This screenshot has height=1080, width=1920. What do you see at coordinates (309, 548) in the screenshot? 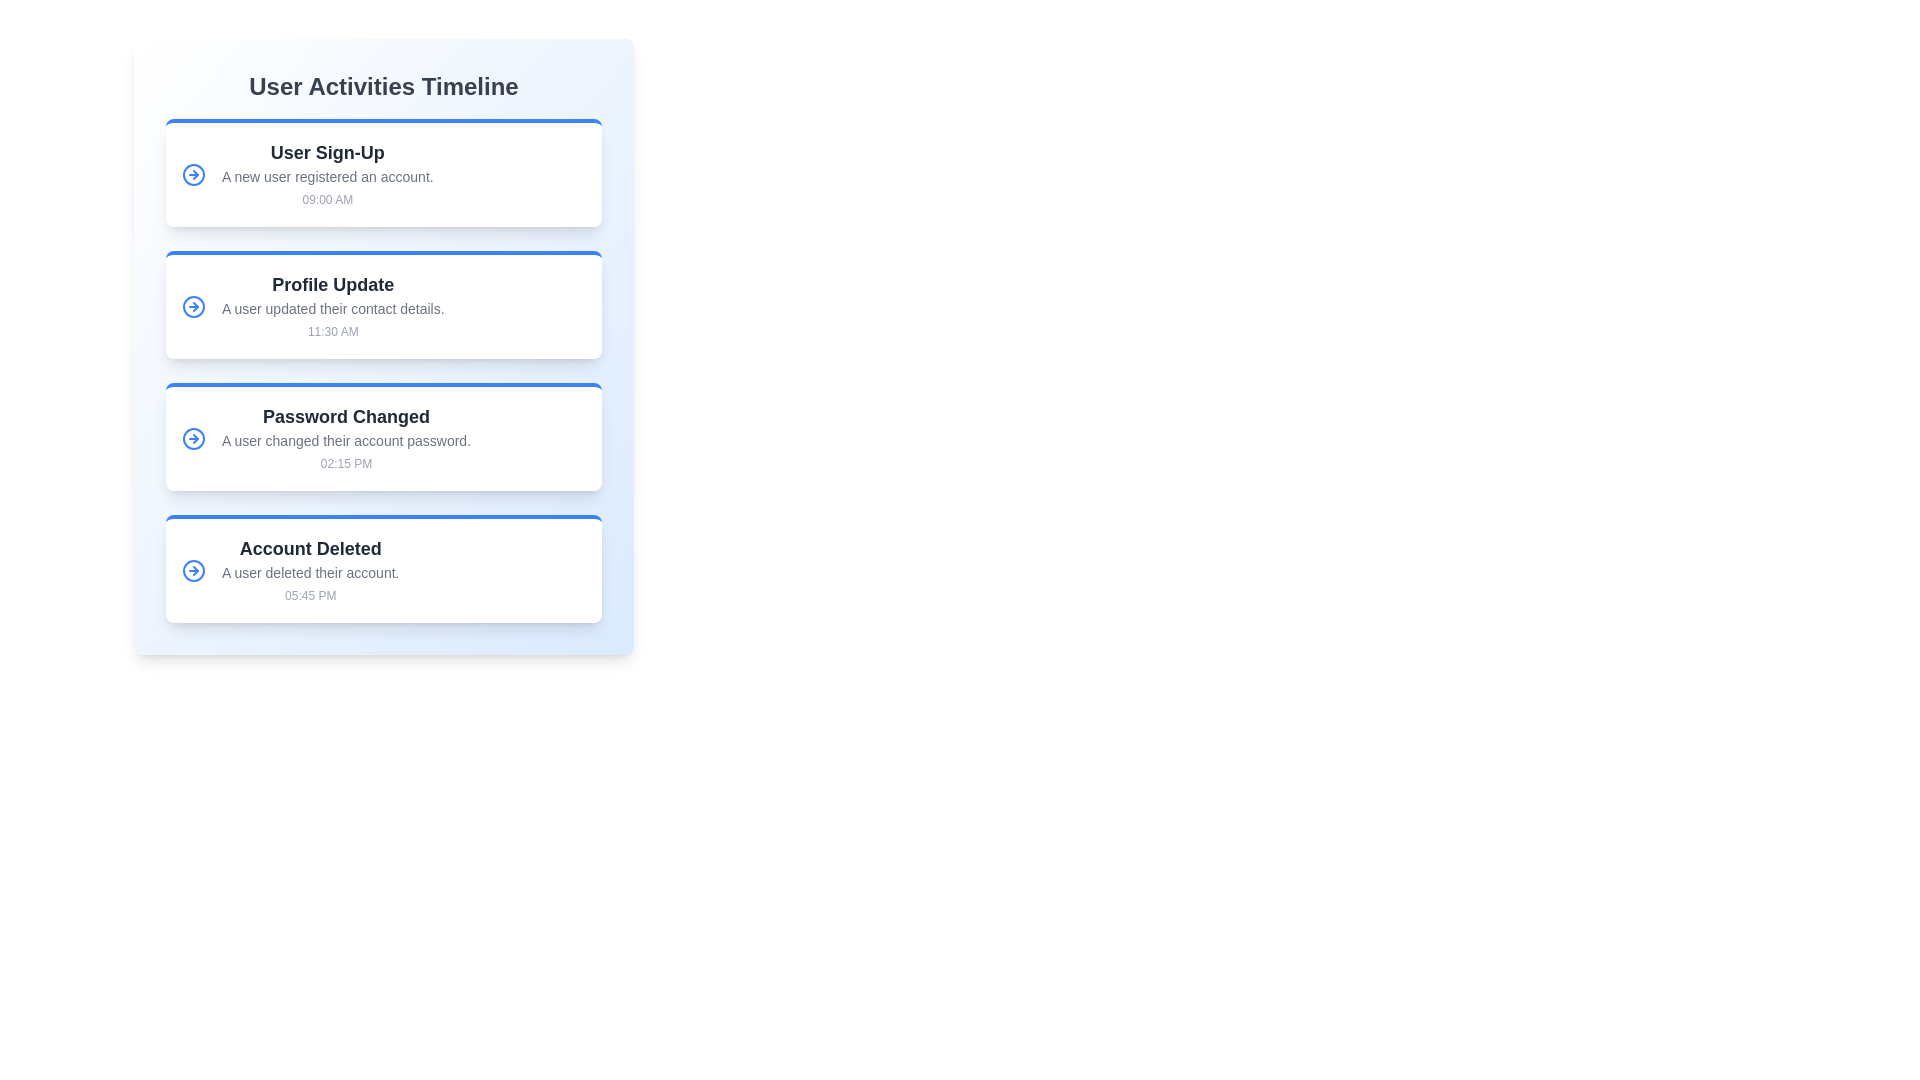
I see `the bold text label reading 'Account Deleted', which is part of a user activity card at the bottom of the vertical list` at bounding box center [309, 548].